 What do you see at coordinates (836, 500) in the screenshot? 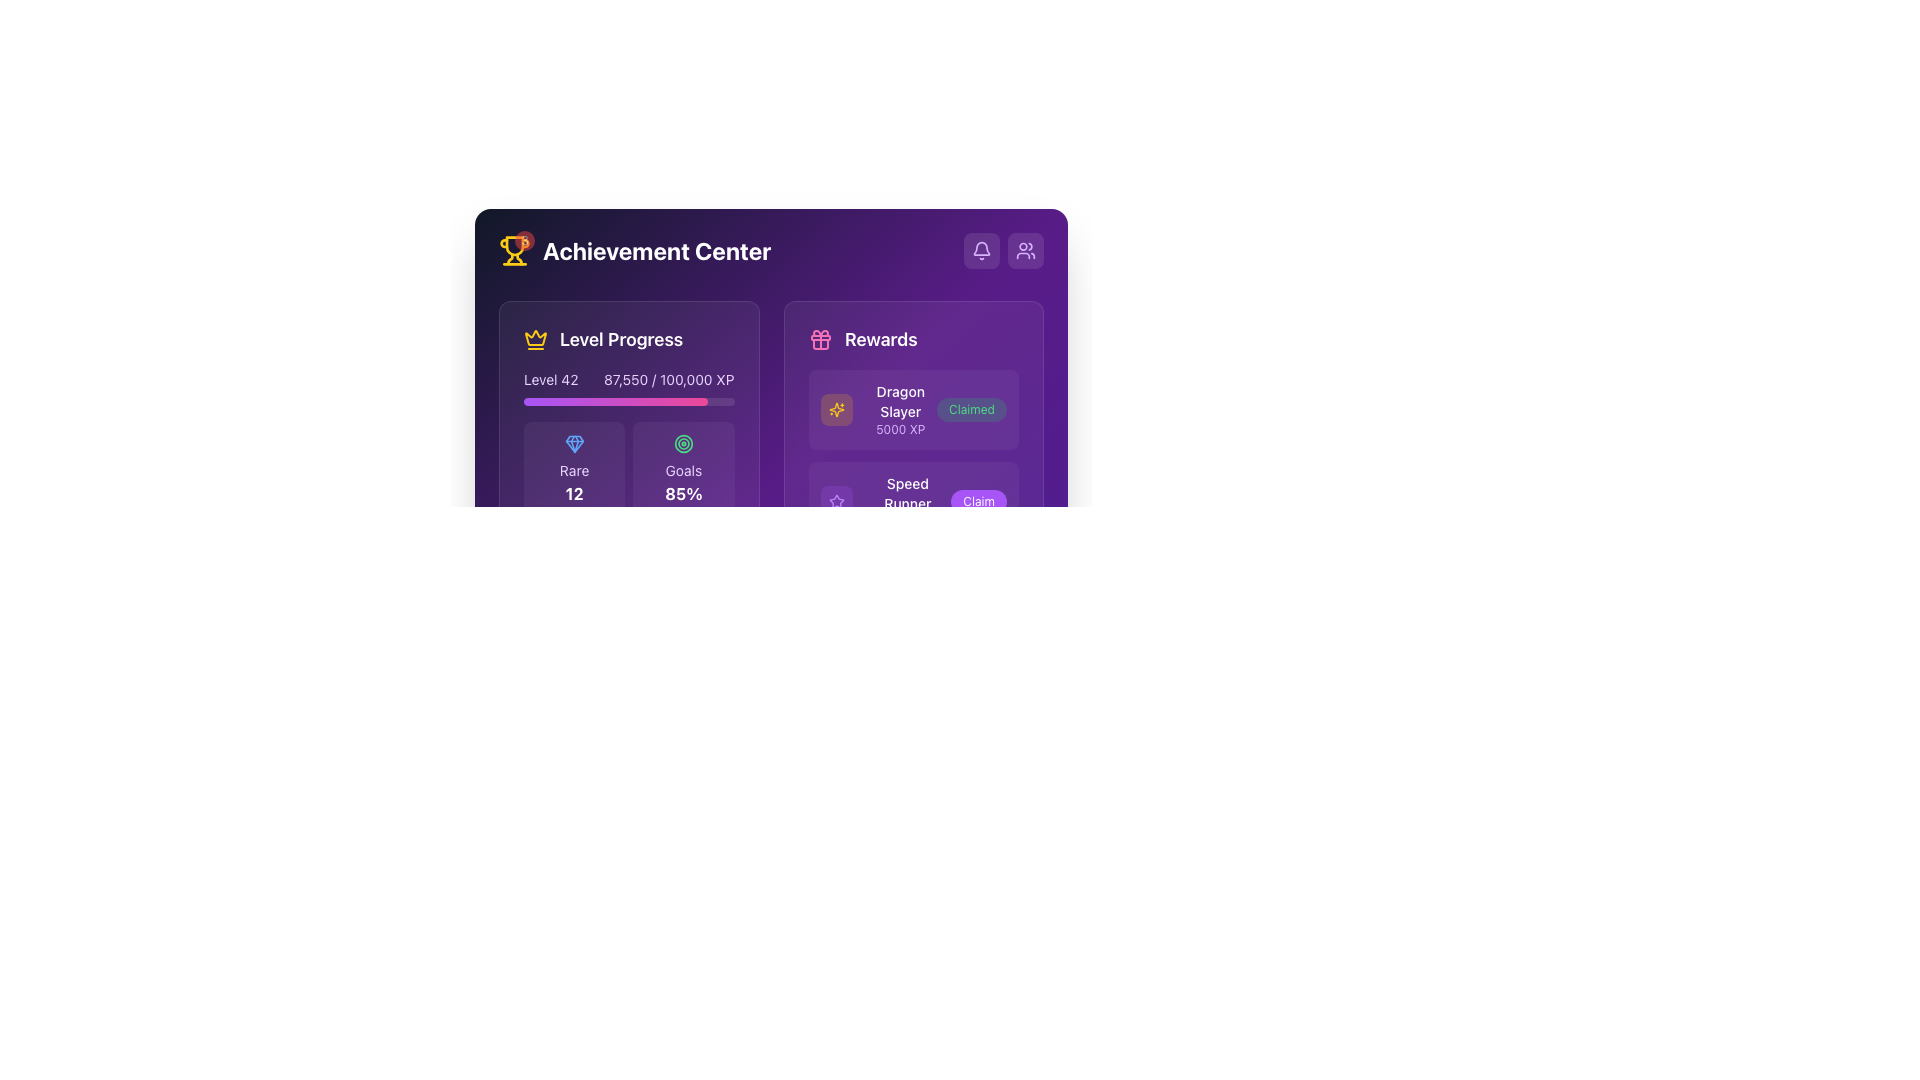
I see `the 'Speed Runner' achievement icon badge located on the left side of the text 'Speed Runner' and '3000 XP'` at bounding box center [836, 500].